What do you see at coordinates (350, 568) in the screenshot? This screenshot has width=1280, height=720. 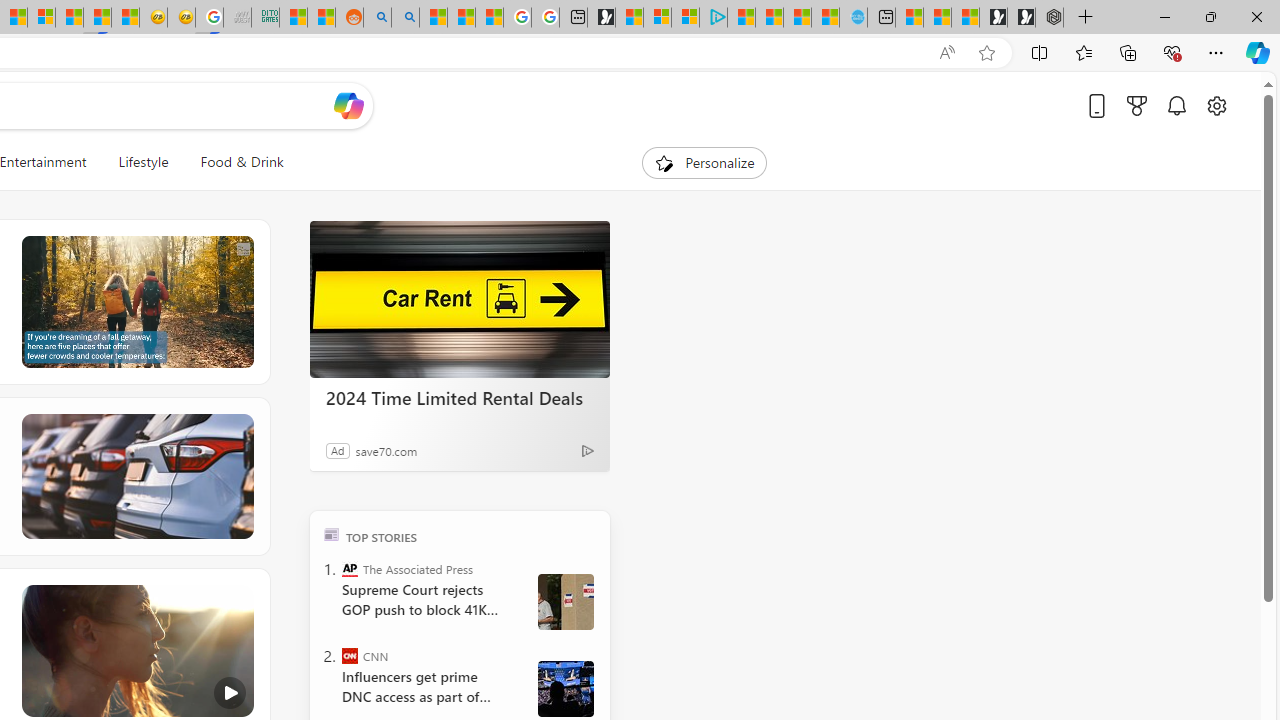 I see `'The Associated Press'` at bounding box center [350, 568].